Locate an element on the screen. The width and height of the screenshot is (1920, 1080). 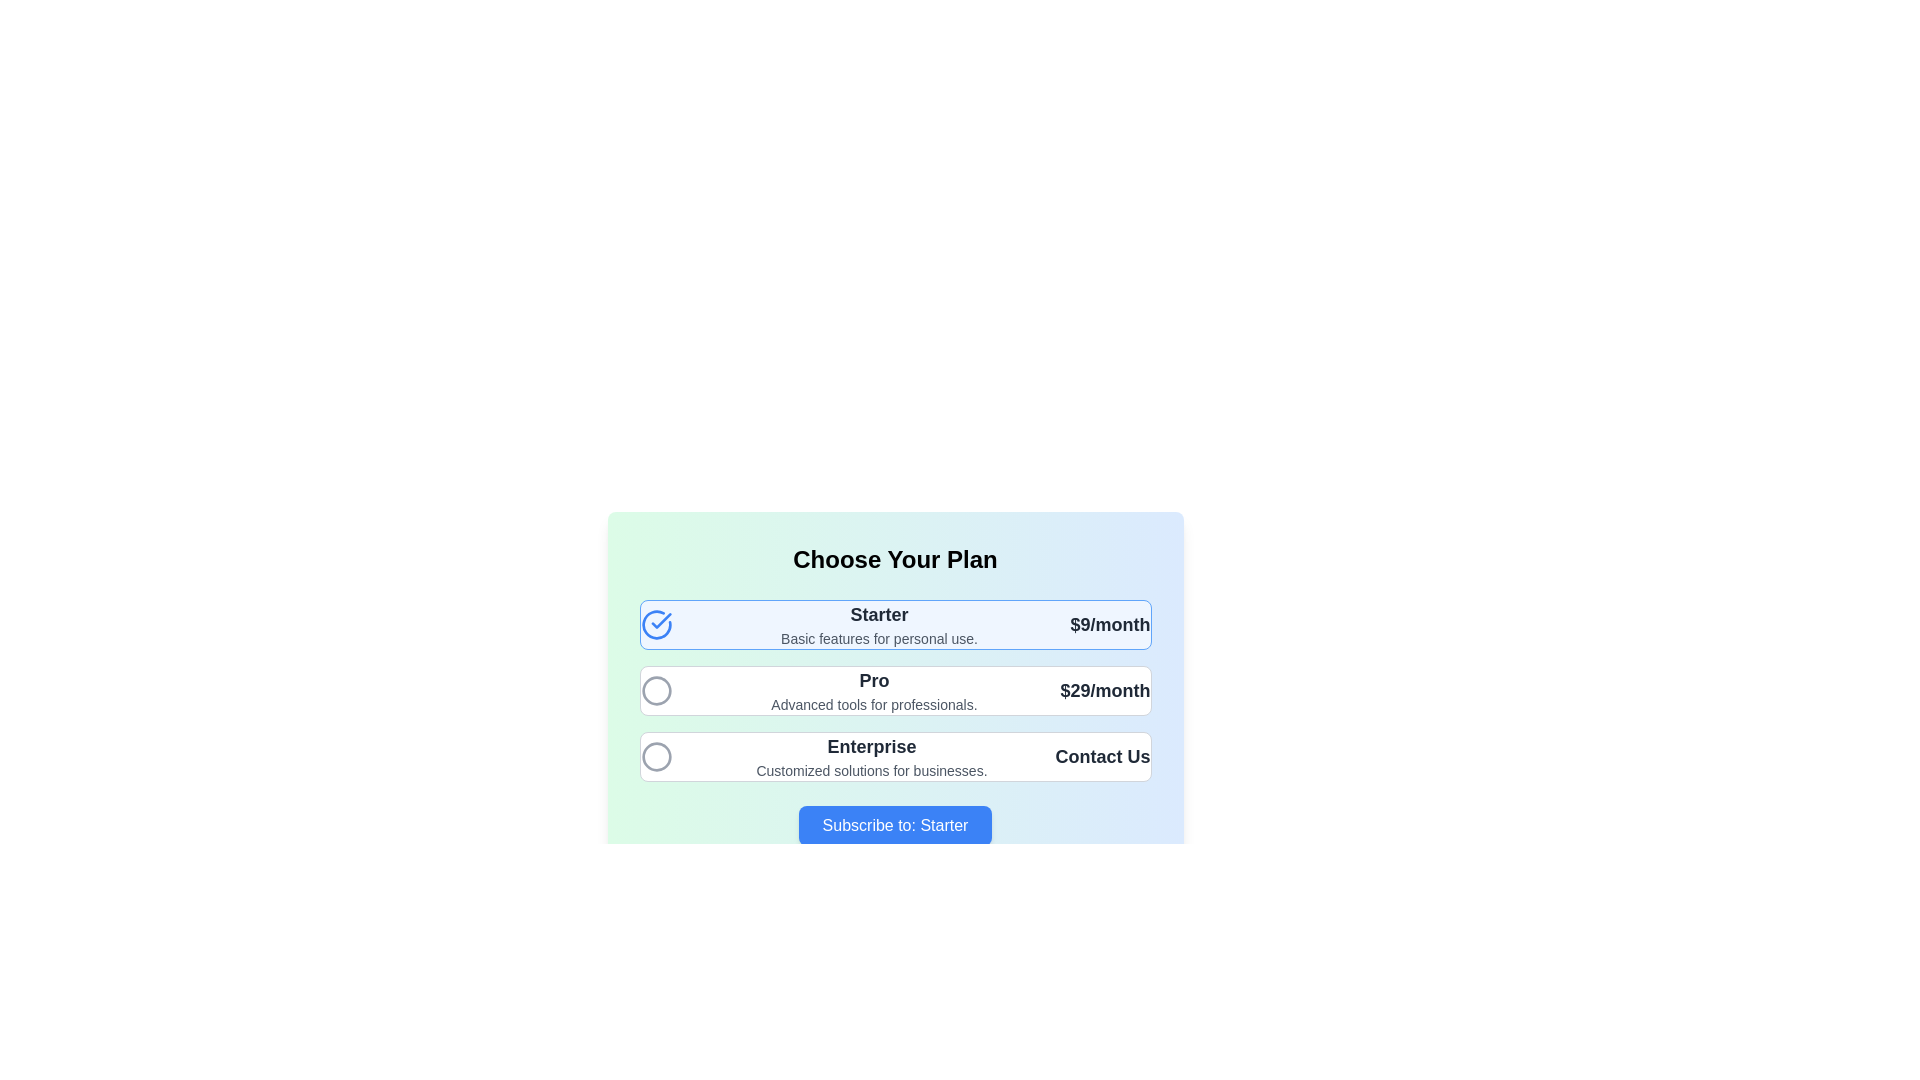
the header title for the 'Enterprise' plan, which is positioned under the 'Pro' plan and above the descriptive text for the 'Enterprise' plan is located at coordinates (872, 747).